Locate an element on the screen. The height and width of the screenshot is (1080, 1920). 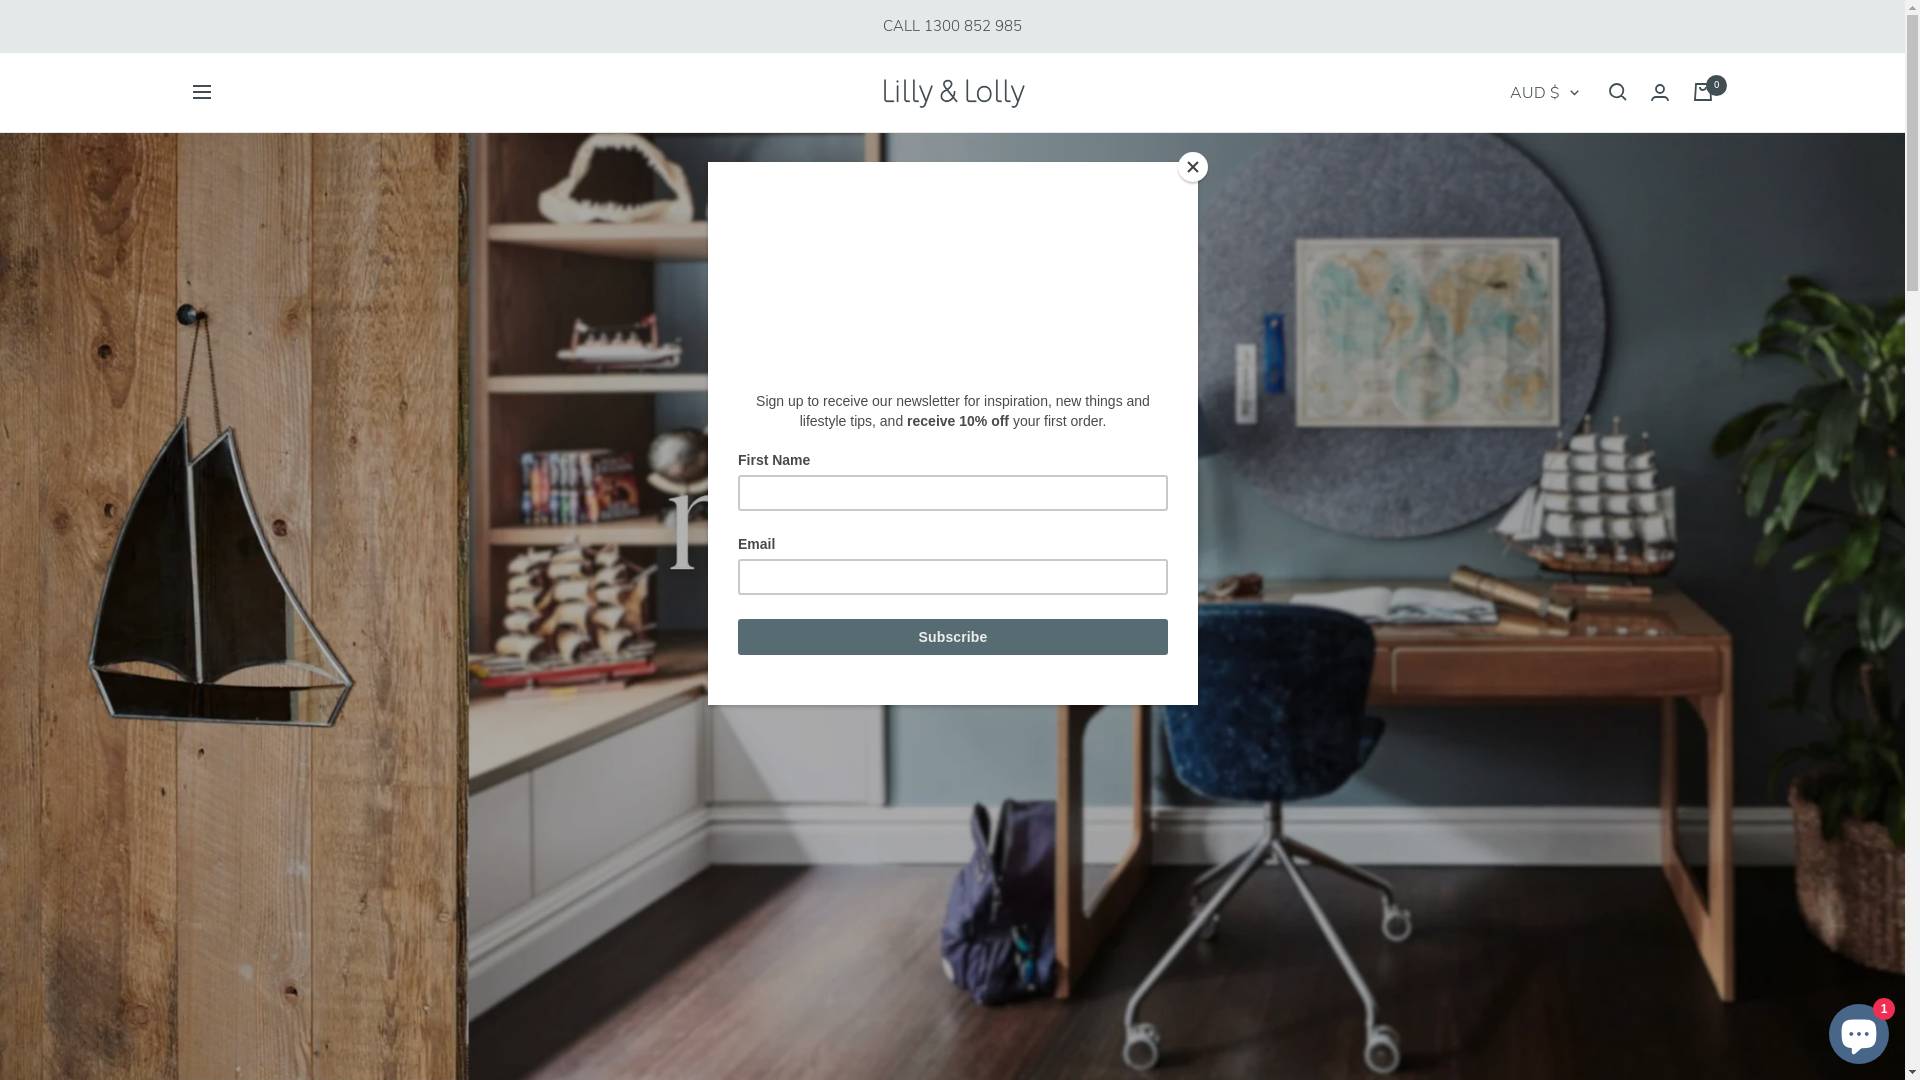
'Navigation' is located at coordinates (201, 92).